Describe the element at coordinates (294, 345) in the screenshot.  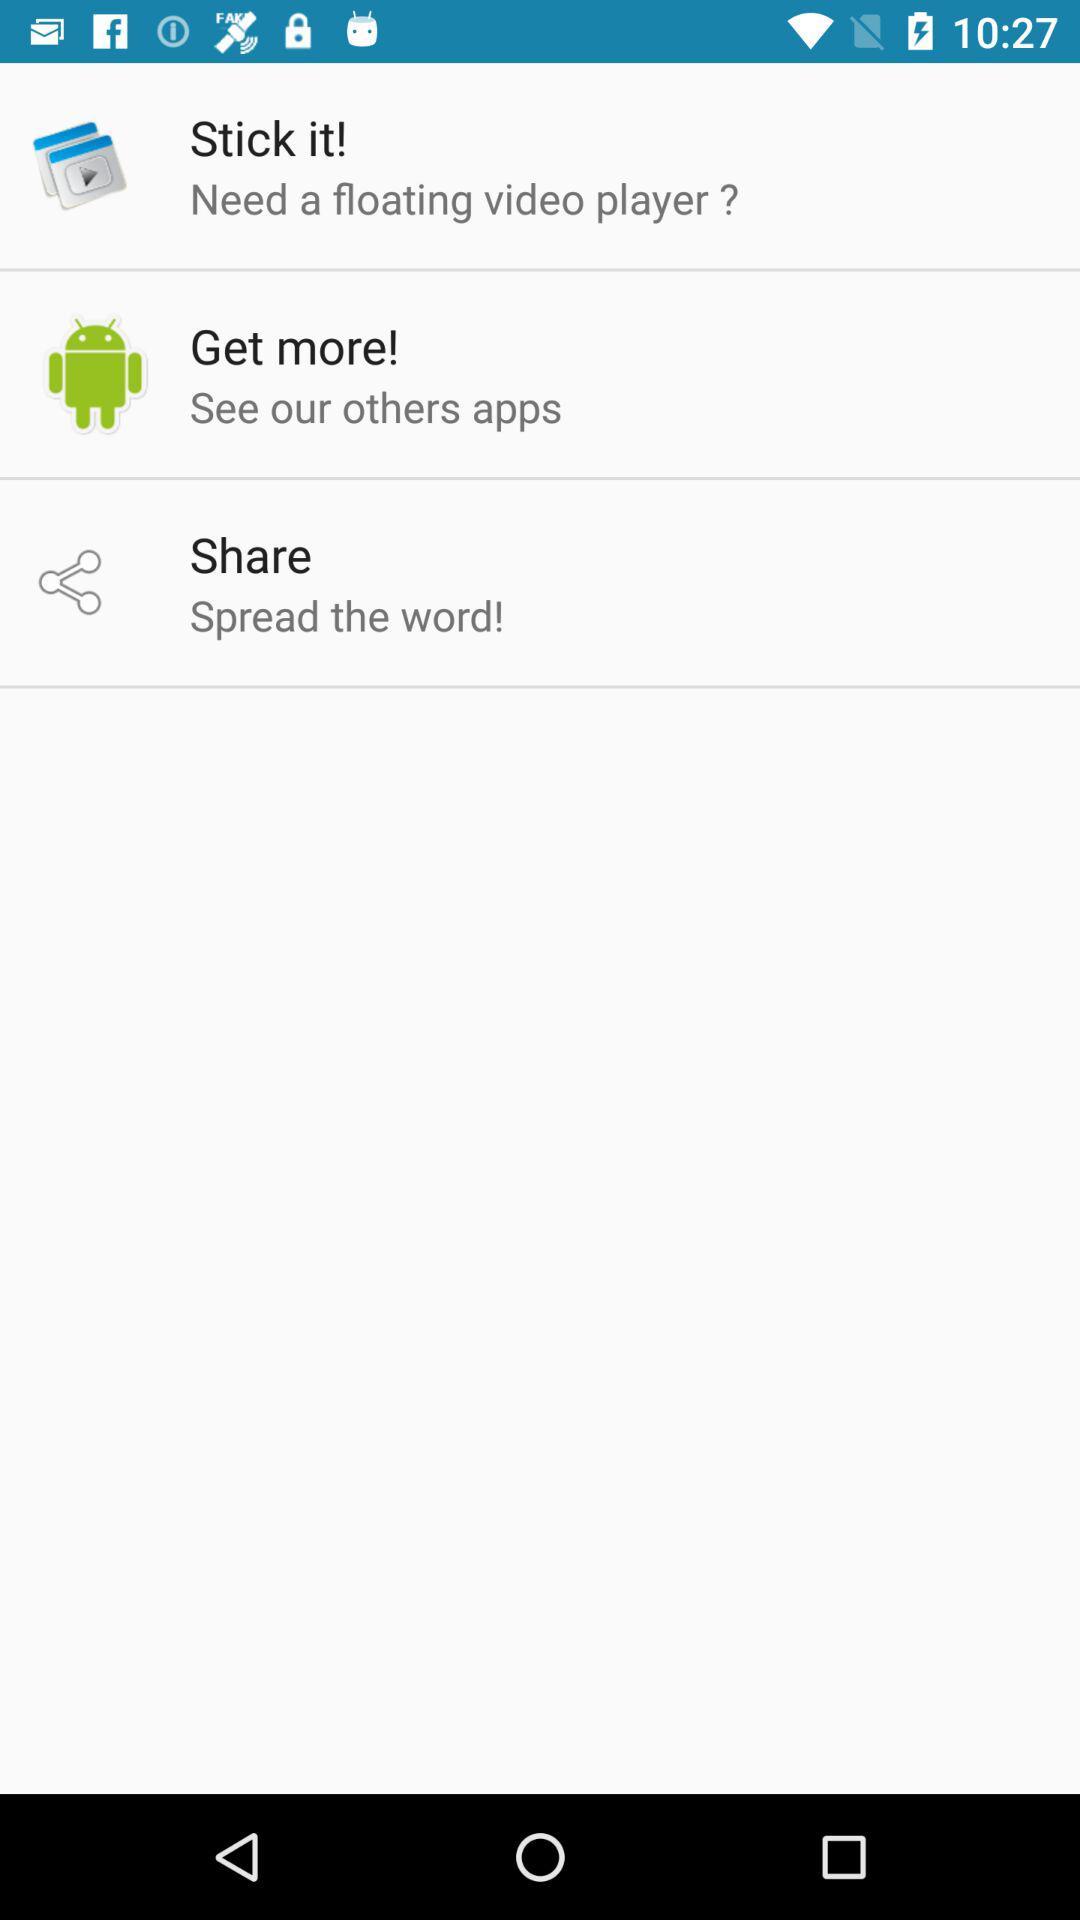
I see `item below the need a floating item` at that location.